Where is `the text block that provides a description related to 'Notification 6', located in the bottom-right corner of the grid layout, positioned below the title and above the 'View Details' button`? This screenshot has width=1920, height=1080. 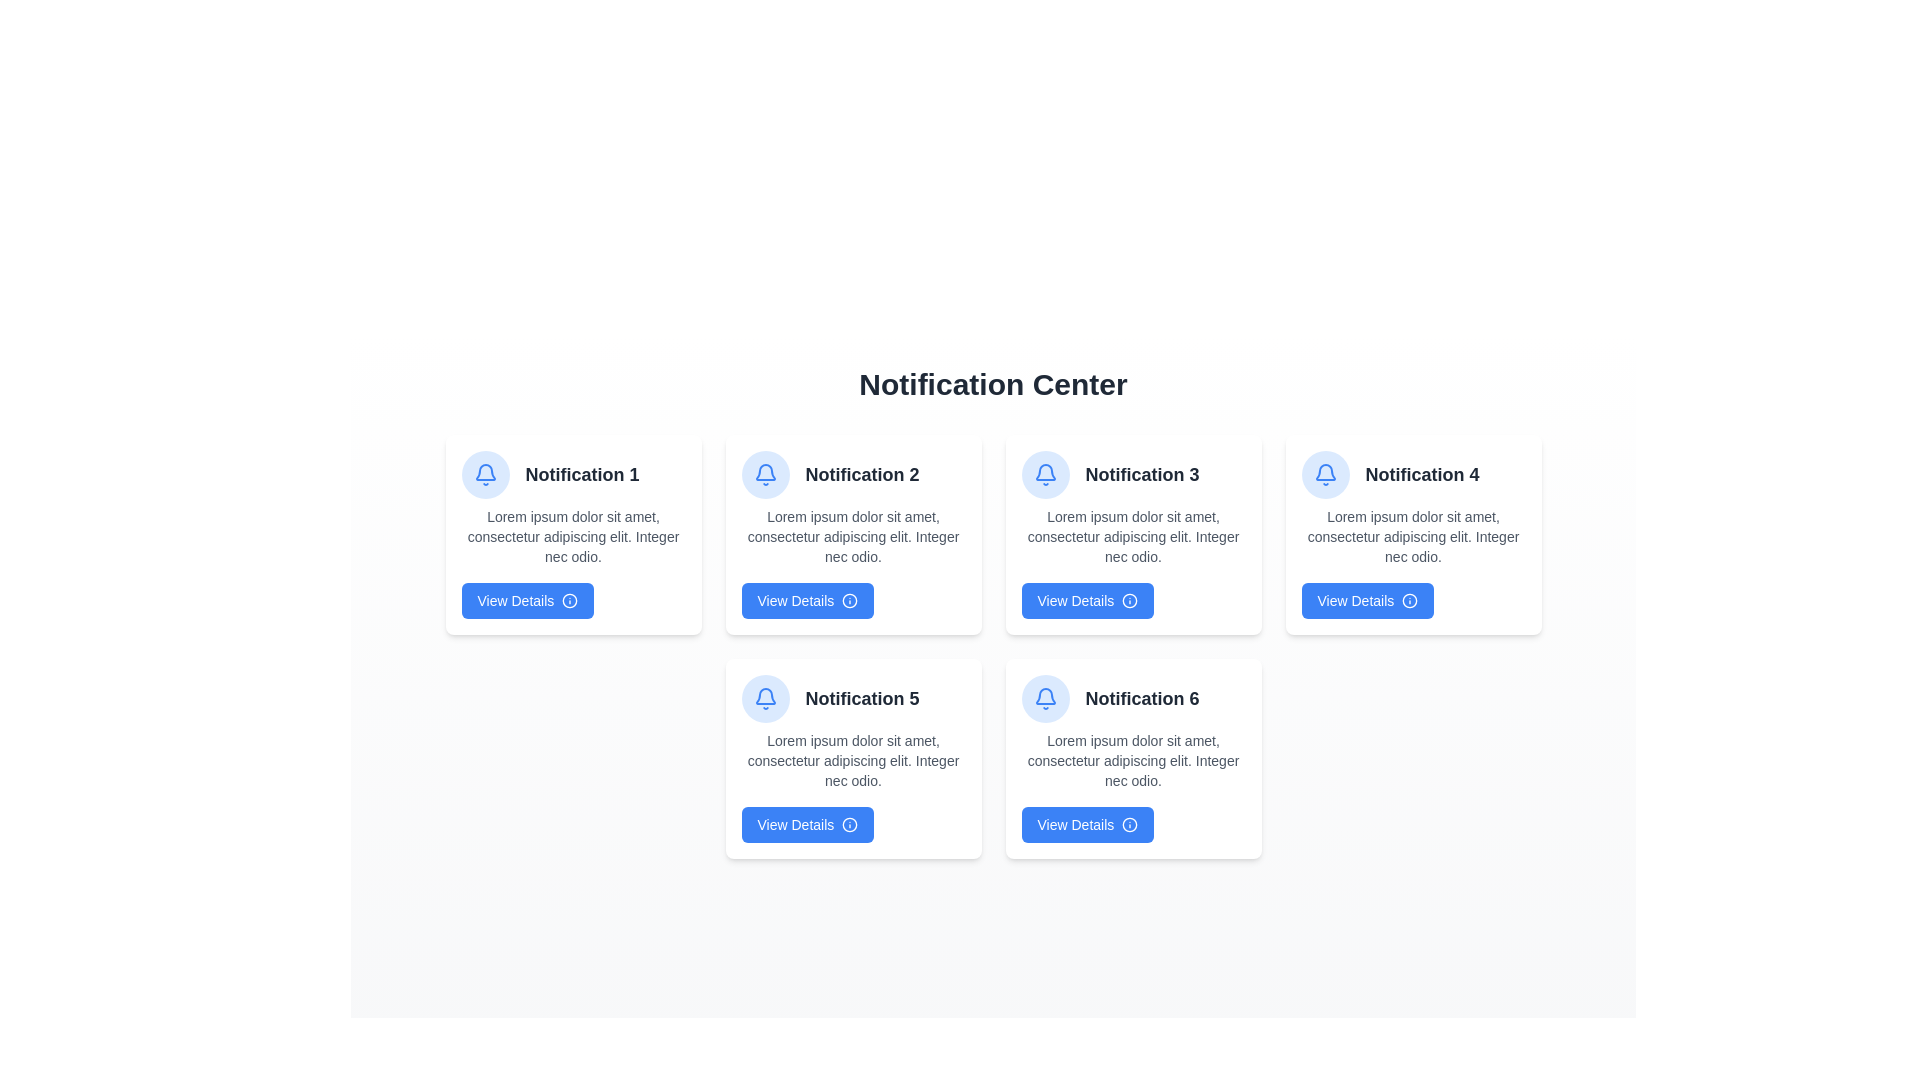
the text block that provides a description related to 'Notification 6', located in the bottom-right corner of the grid layout, positioned below the title and above the 'View Details' button is located at coordinates (1133, 760).